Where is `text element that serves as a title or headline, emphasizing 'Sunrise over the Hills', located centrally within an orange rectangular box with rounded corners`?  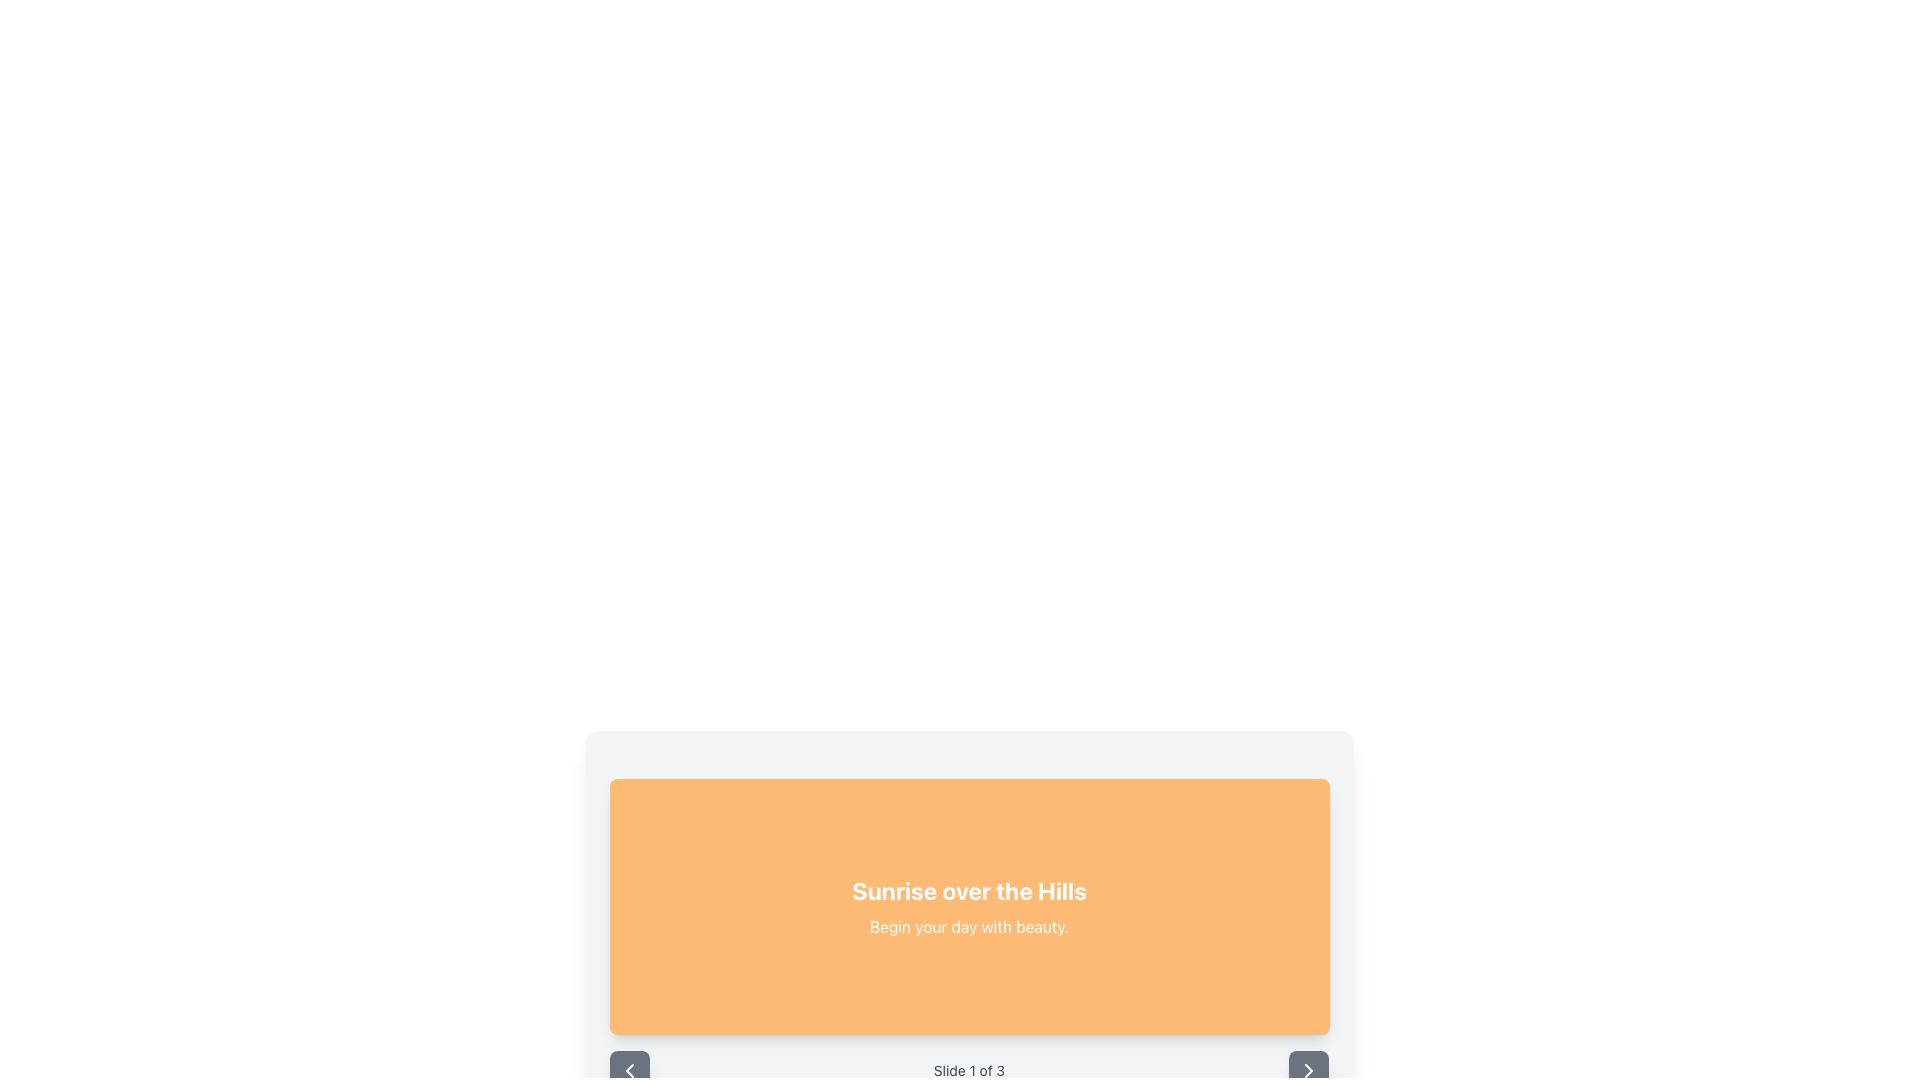
text element that serves as a title or headline, emphasizing 'Sunrise over the Hills', located centrally within an orange rectangular box with rounded corners is located at coordinates (969, 890).